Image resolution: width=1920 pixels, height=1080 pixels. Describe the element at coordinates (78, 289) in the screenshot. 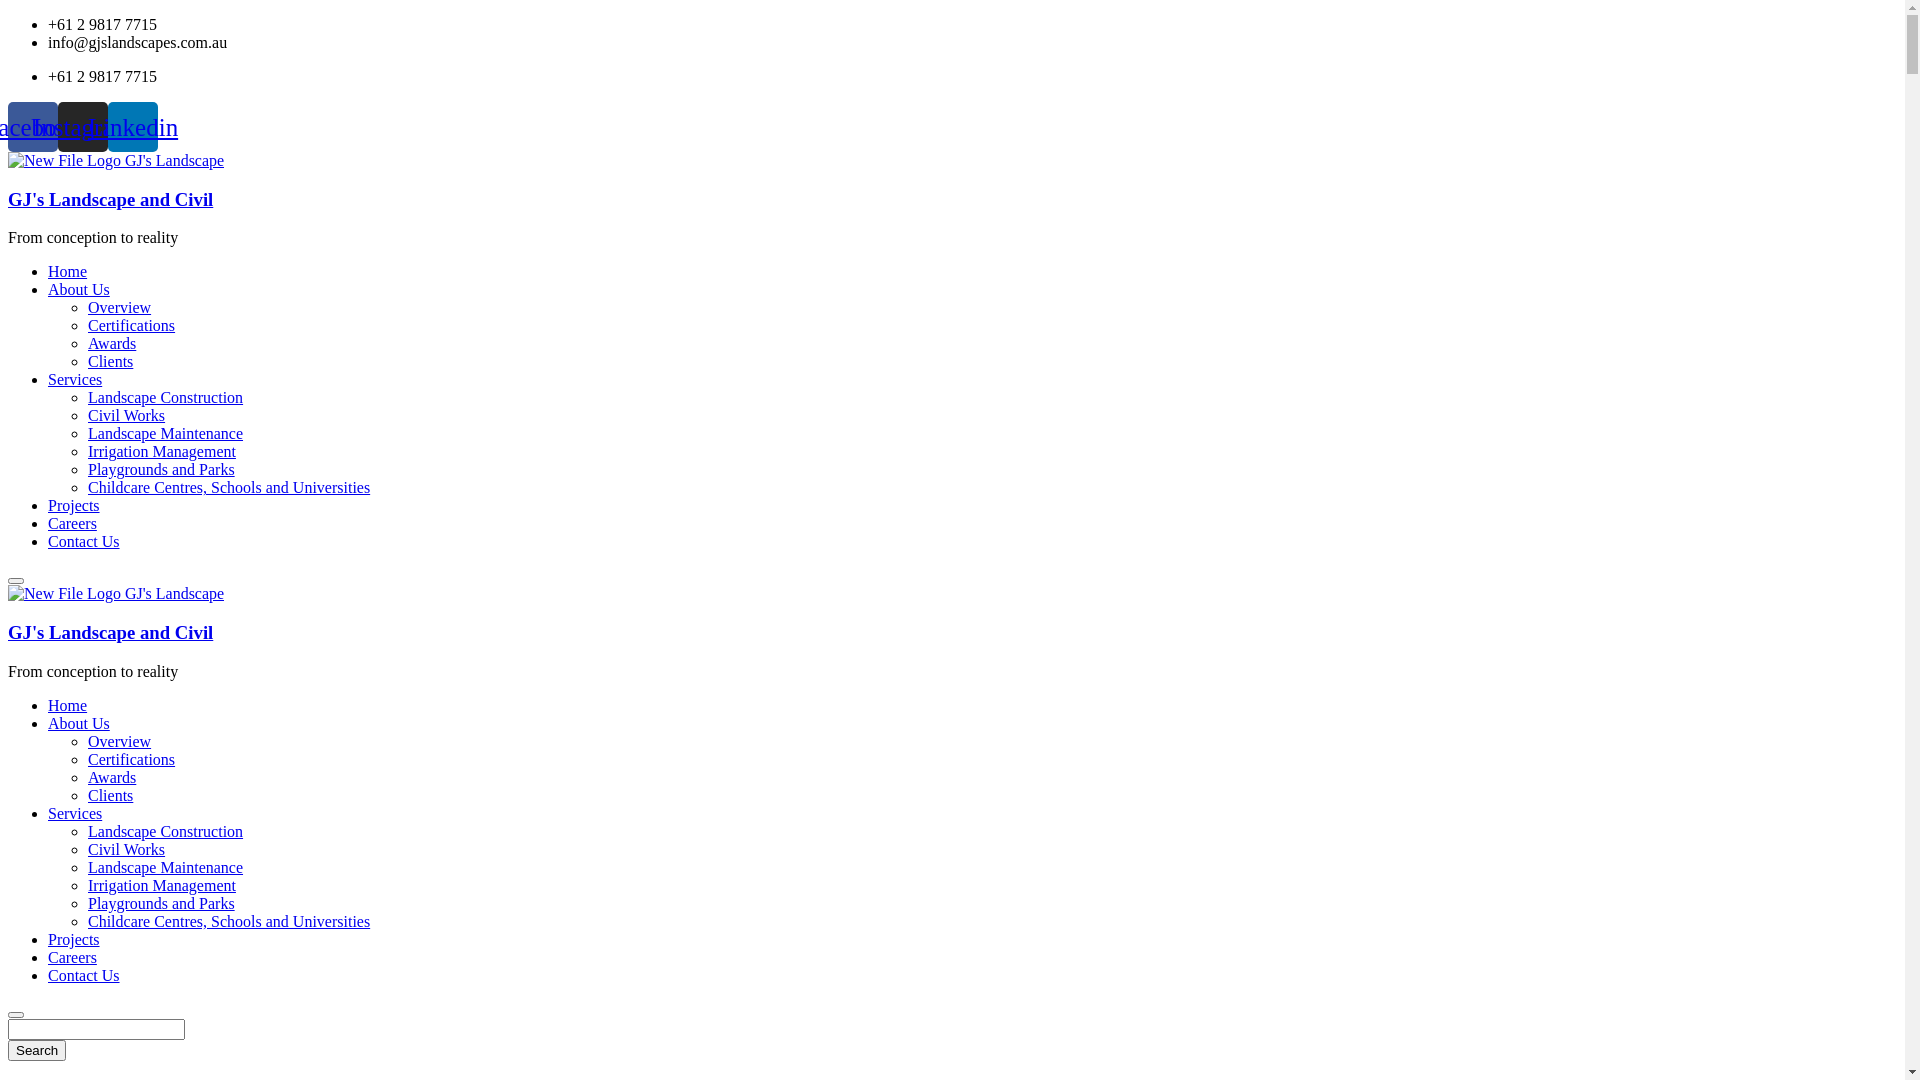

I see `'About Us'` at that location.